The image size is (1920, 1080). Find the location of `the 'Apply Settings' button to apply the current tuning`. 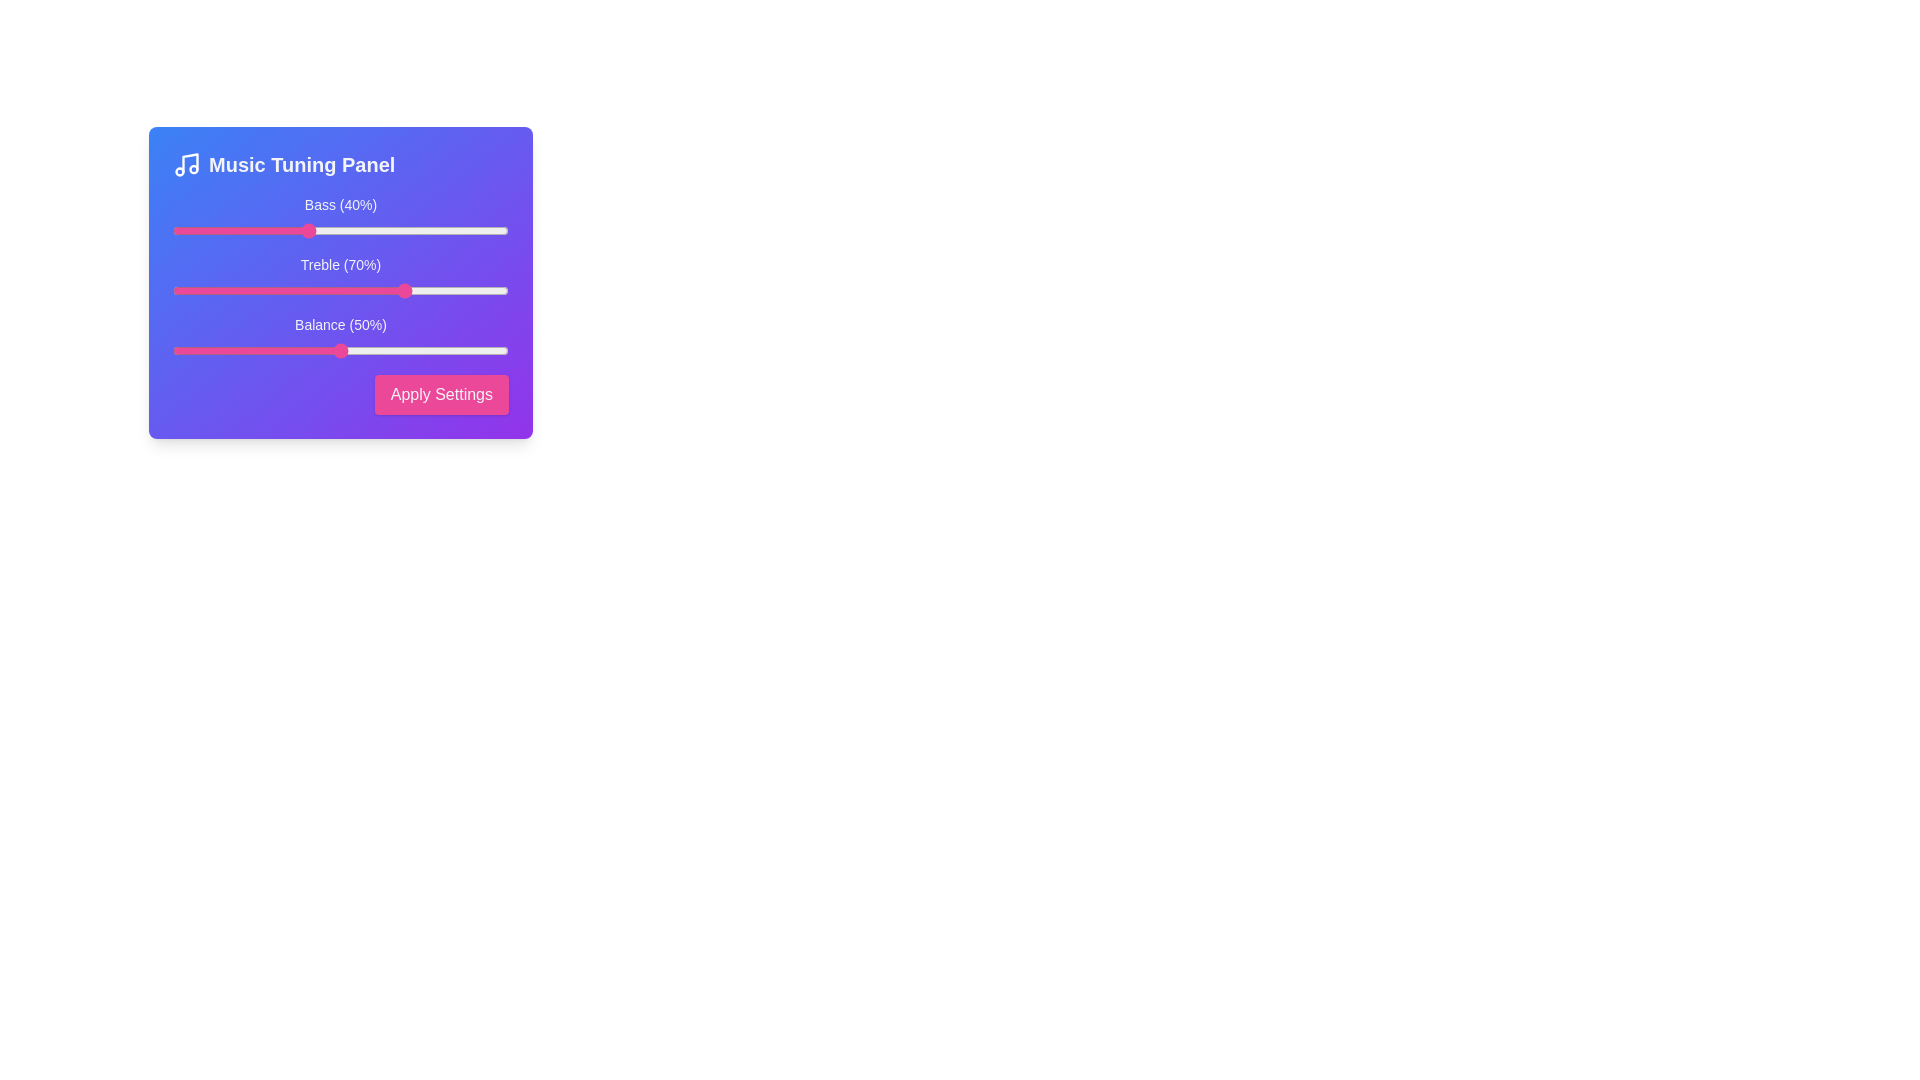

the 'Apply Settings' button to apply the current tuning is located at coordinates (440, 394).